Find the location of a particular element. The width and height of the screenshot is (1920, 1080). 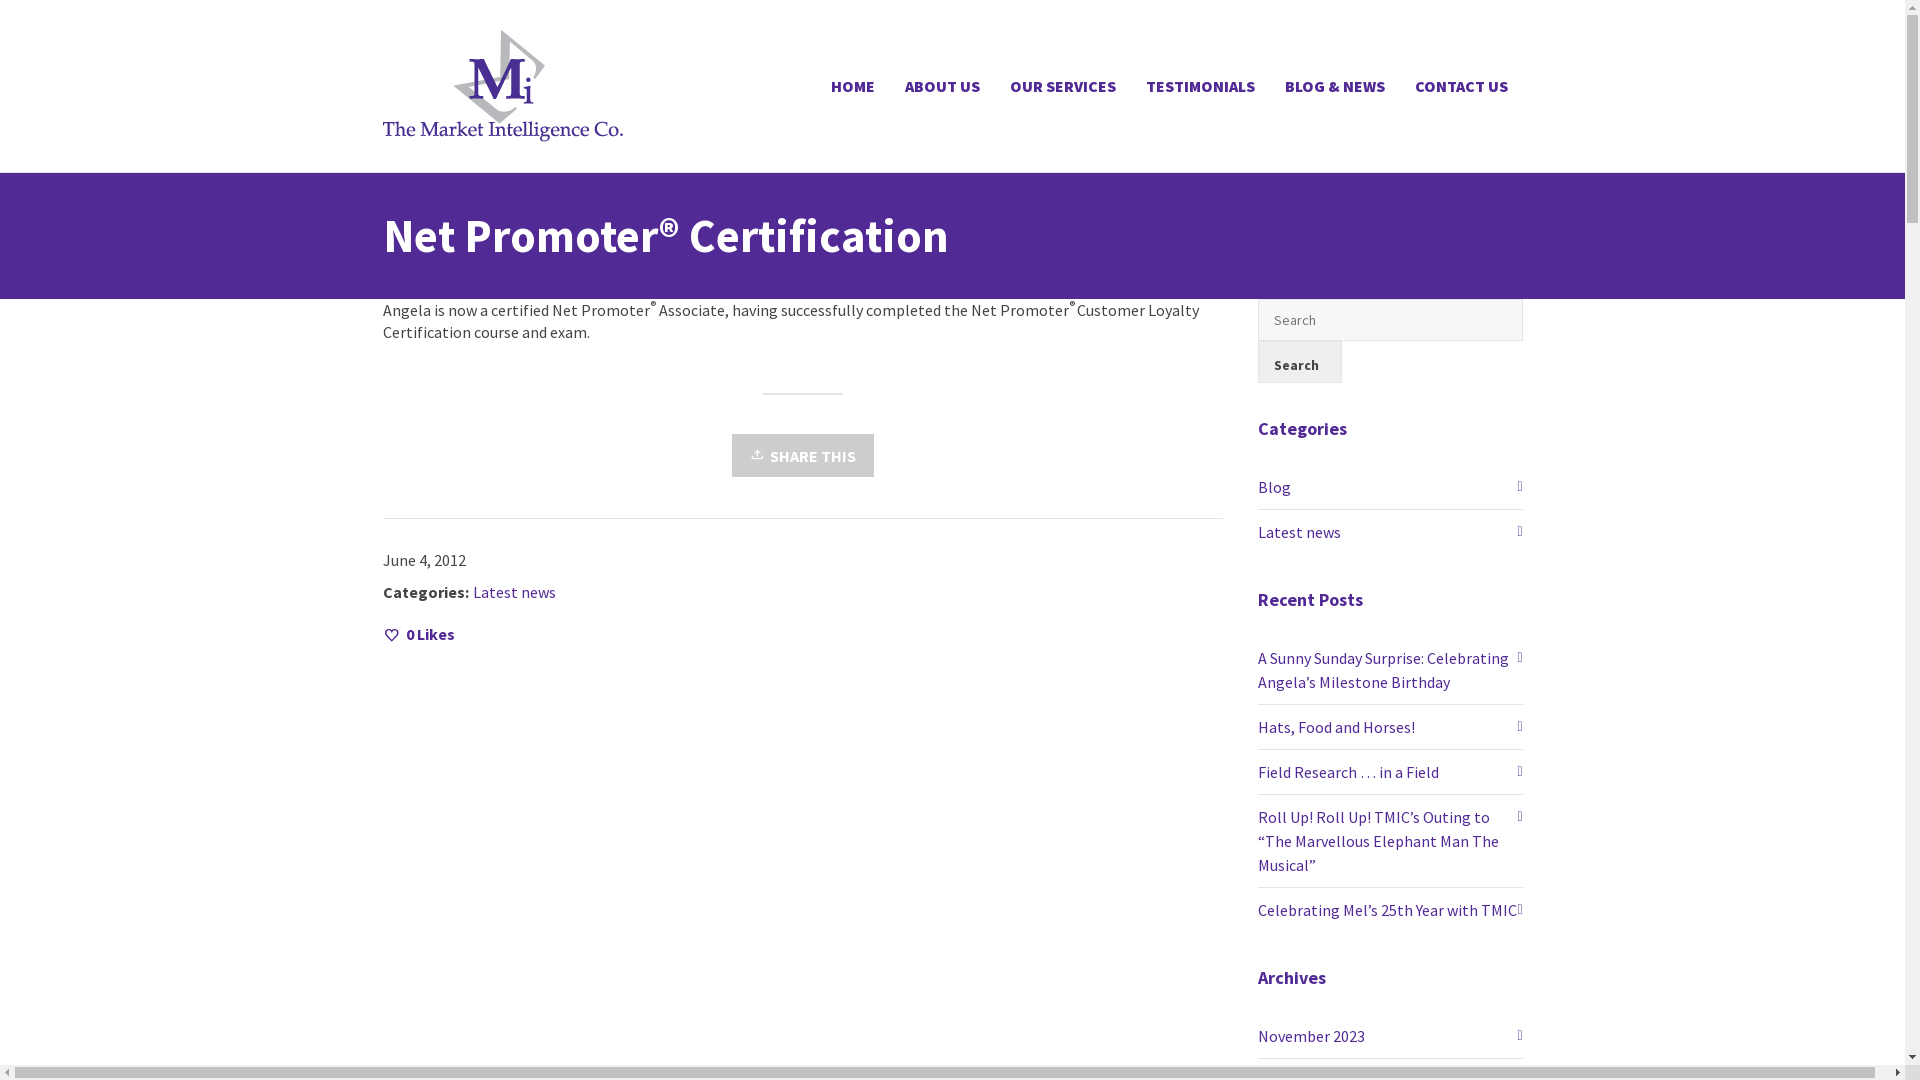

'Latest news' is located at coordinates (1389, 531).